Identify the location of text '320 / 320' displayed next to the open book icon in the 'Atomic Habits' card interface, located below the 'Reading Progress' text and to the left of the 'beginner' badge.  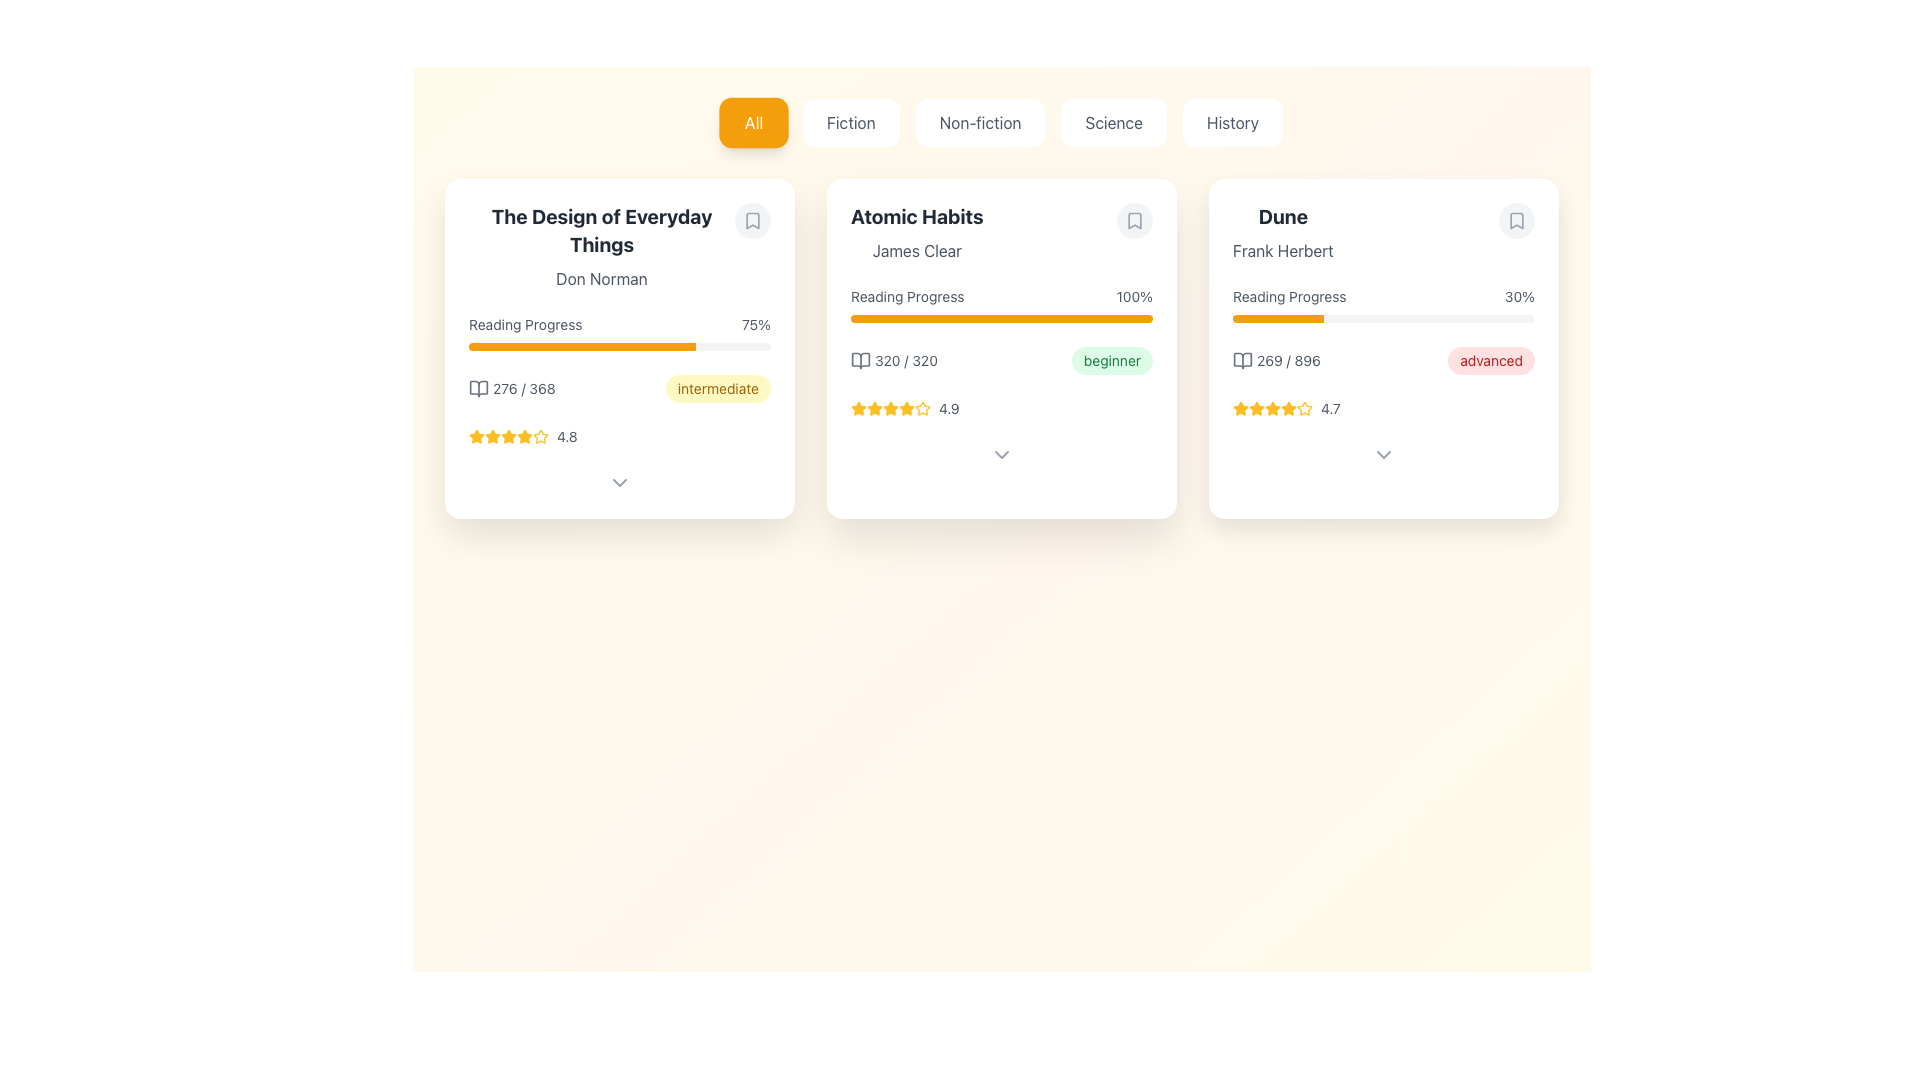
(893, 361).